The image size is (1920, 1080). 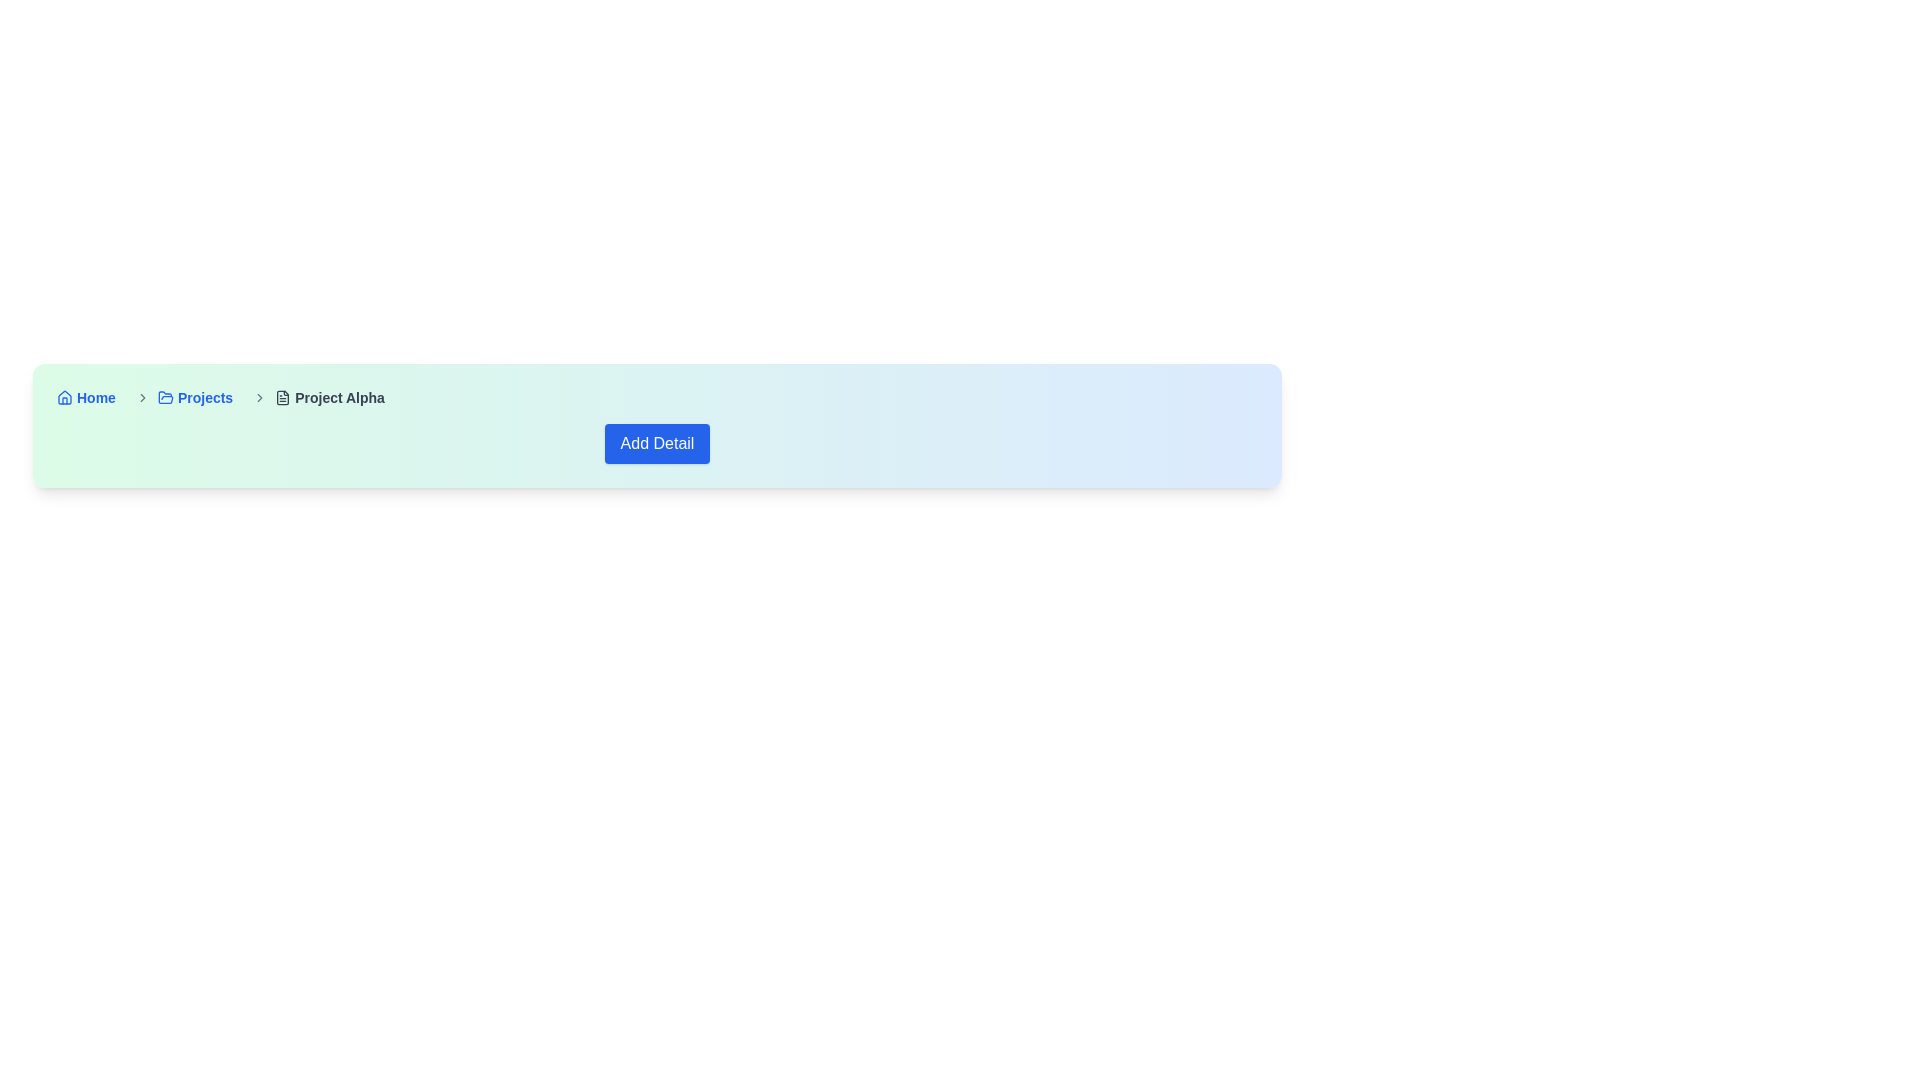 I want to click on the third item in the breadcrumb navigation bar labeled 'Project Alpha', so click(x=314, y=397).